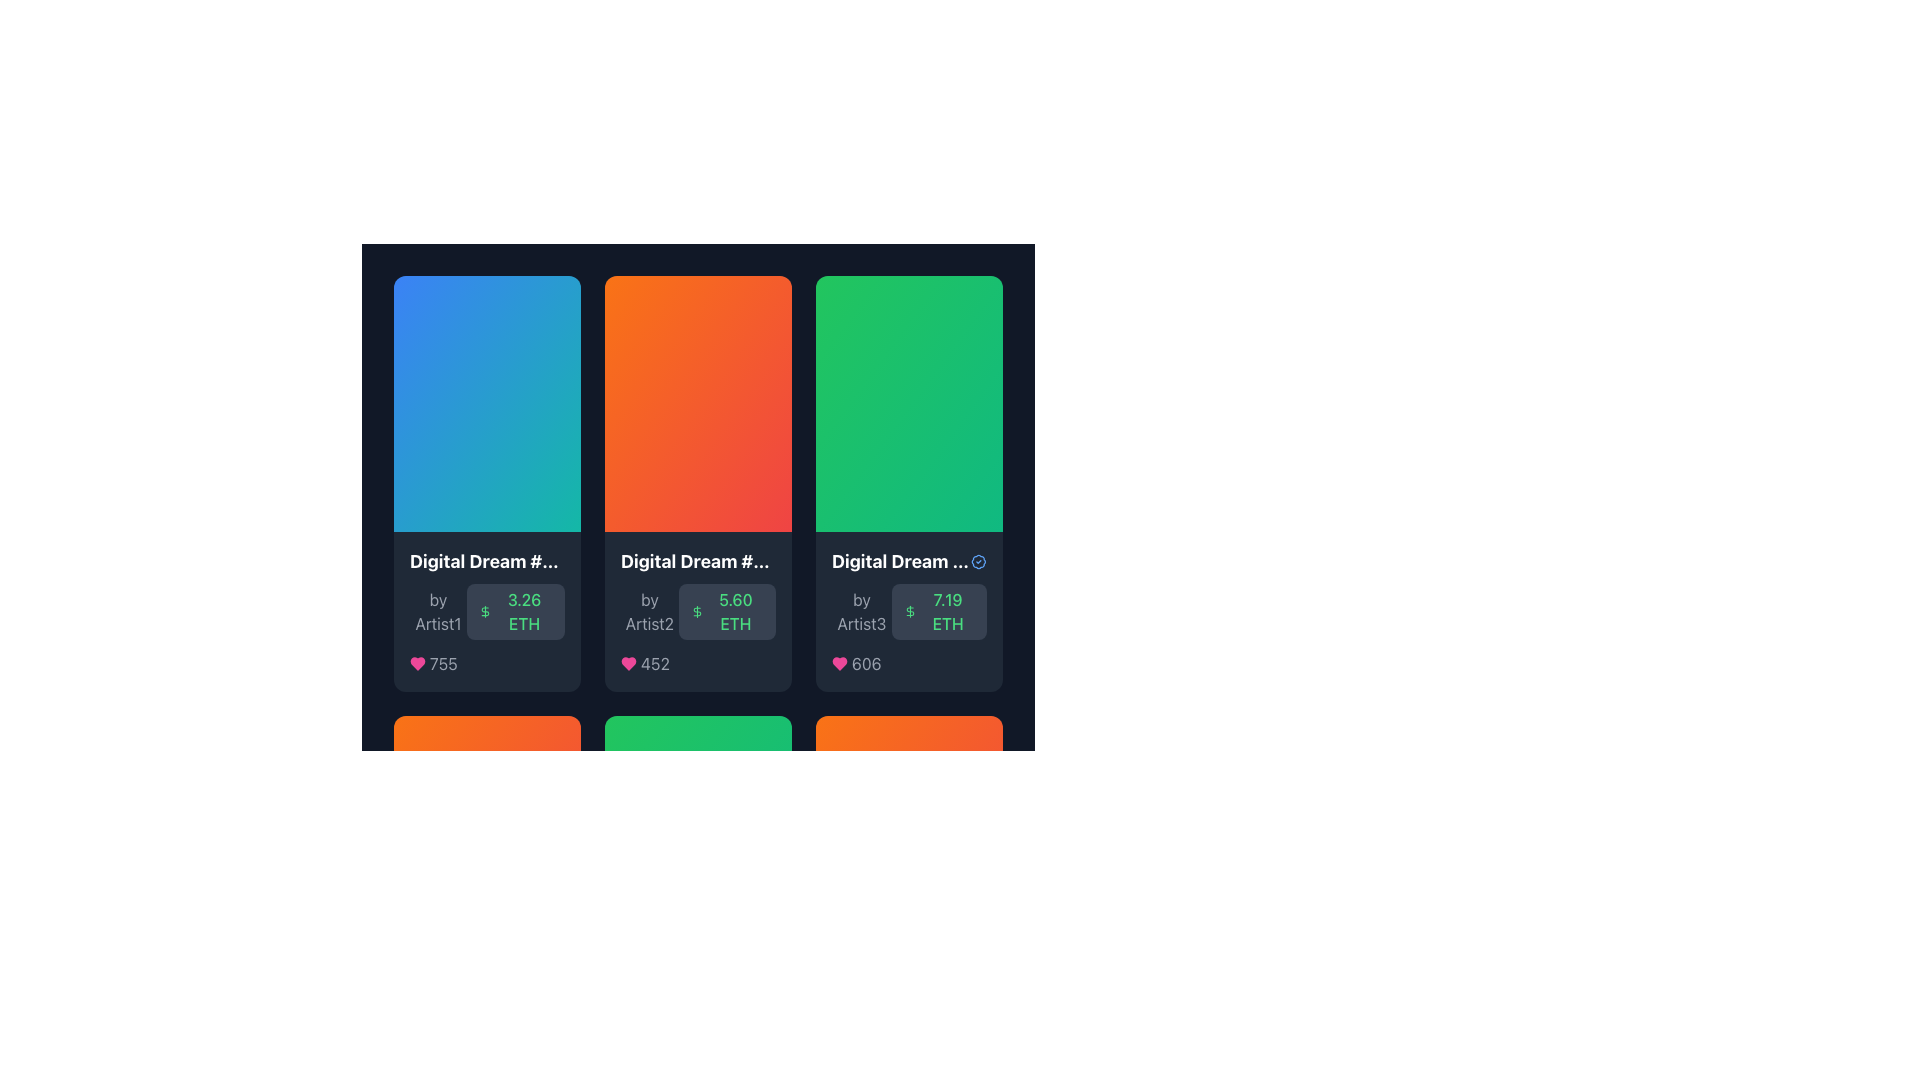 This screenshot has height=1080, width=1920. What do you see at coordinates (908, 611) in the screenshot?
I see `the informational display field located beneath the card title 'Digital Dream #3222' in the bottom-right corner of the third card in the card list` at bounding box center [908, 611].